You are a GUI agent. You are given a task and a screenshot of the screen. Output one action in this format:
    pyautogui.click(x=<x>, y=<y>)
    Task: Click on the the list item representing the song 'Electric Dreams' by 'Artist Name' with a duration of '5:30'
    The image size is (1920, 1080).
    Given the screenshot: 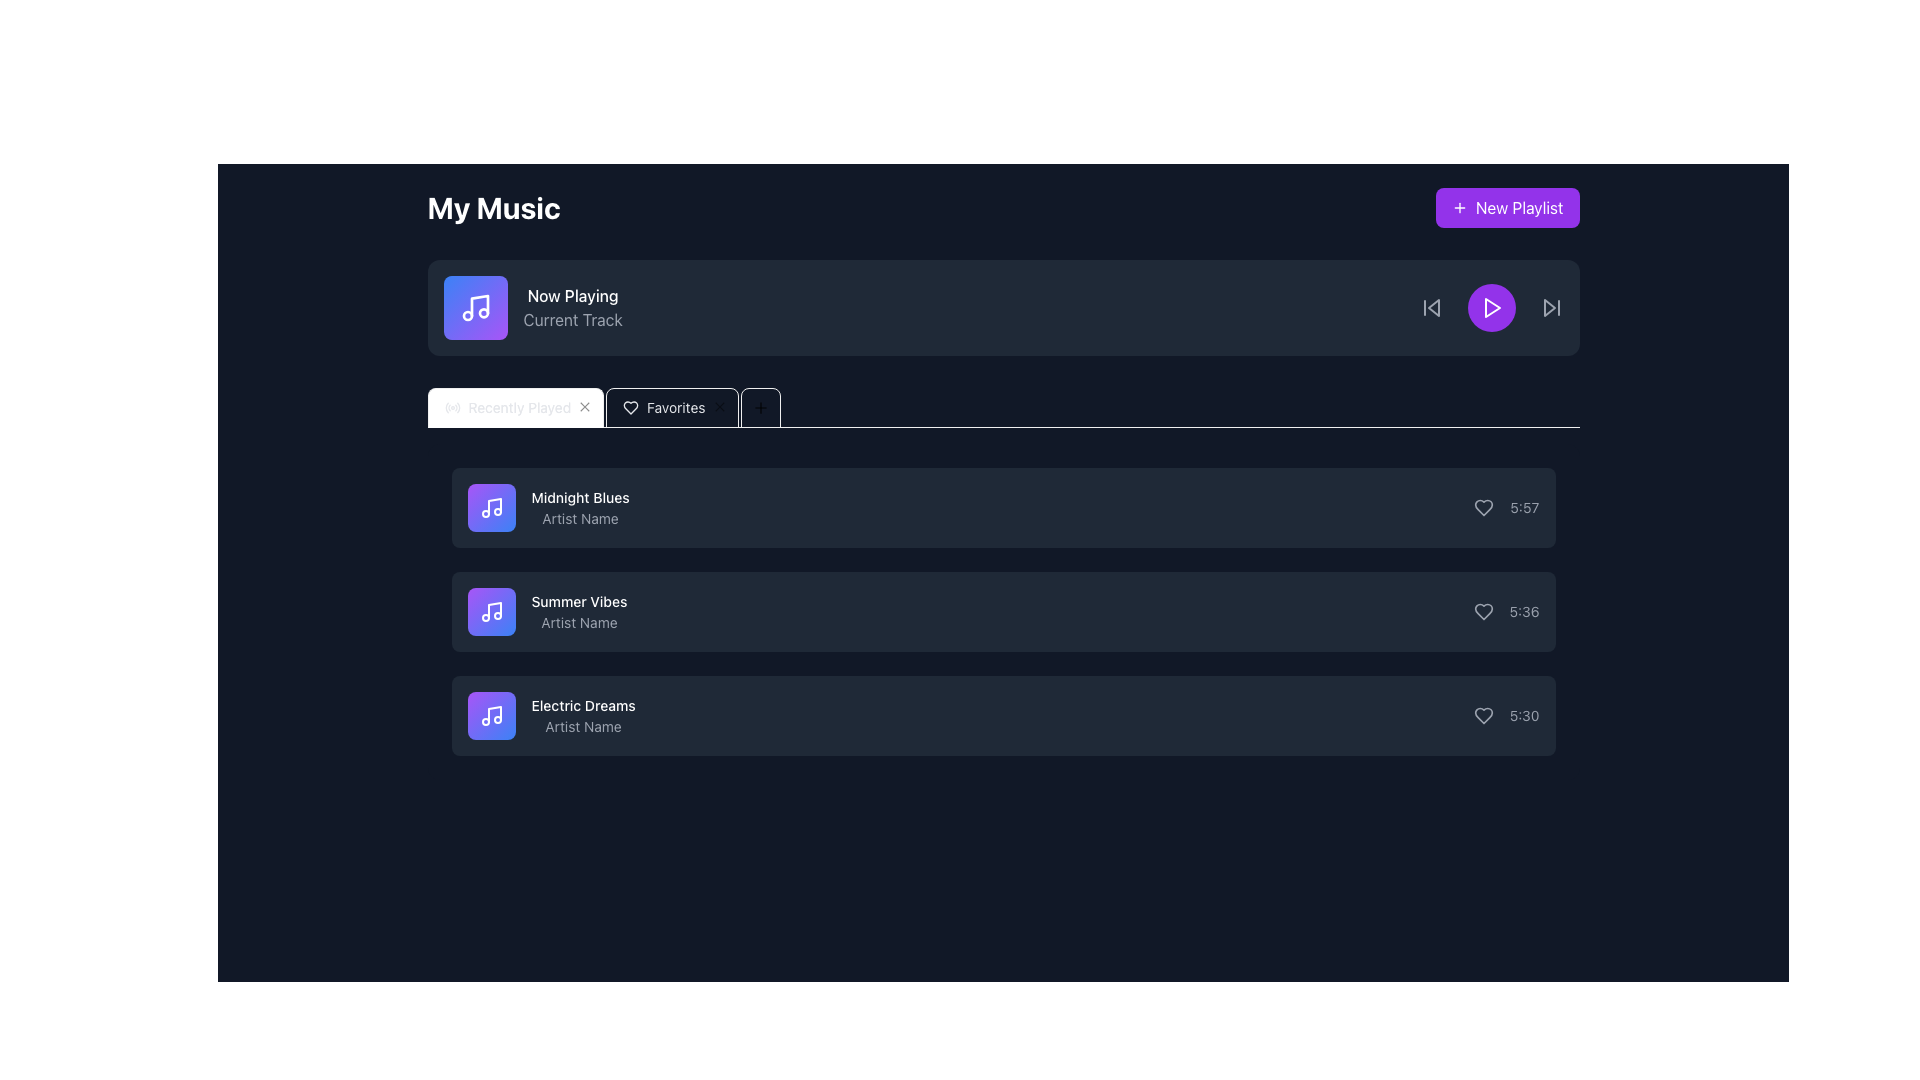 What is the action you would take?
    pyautogui.click(x=1003, y=715)
    